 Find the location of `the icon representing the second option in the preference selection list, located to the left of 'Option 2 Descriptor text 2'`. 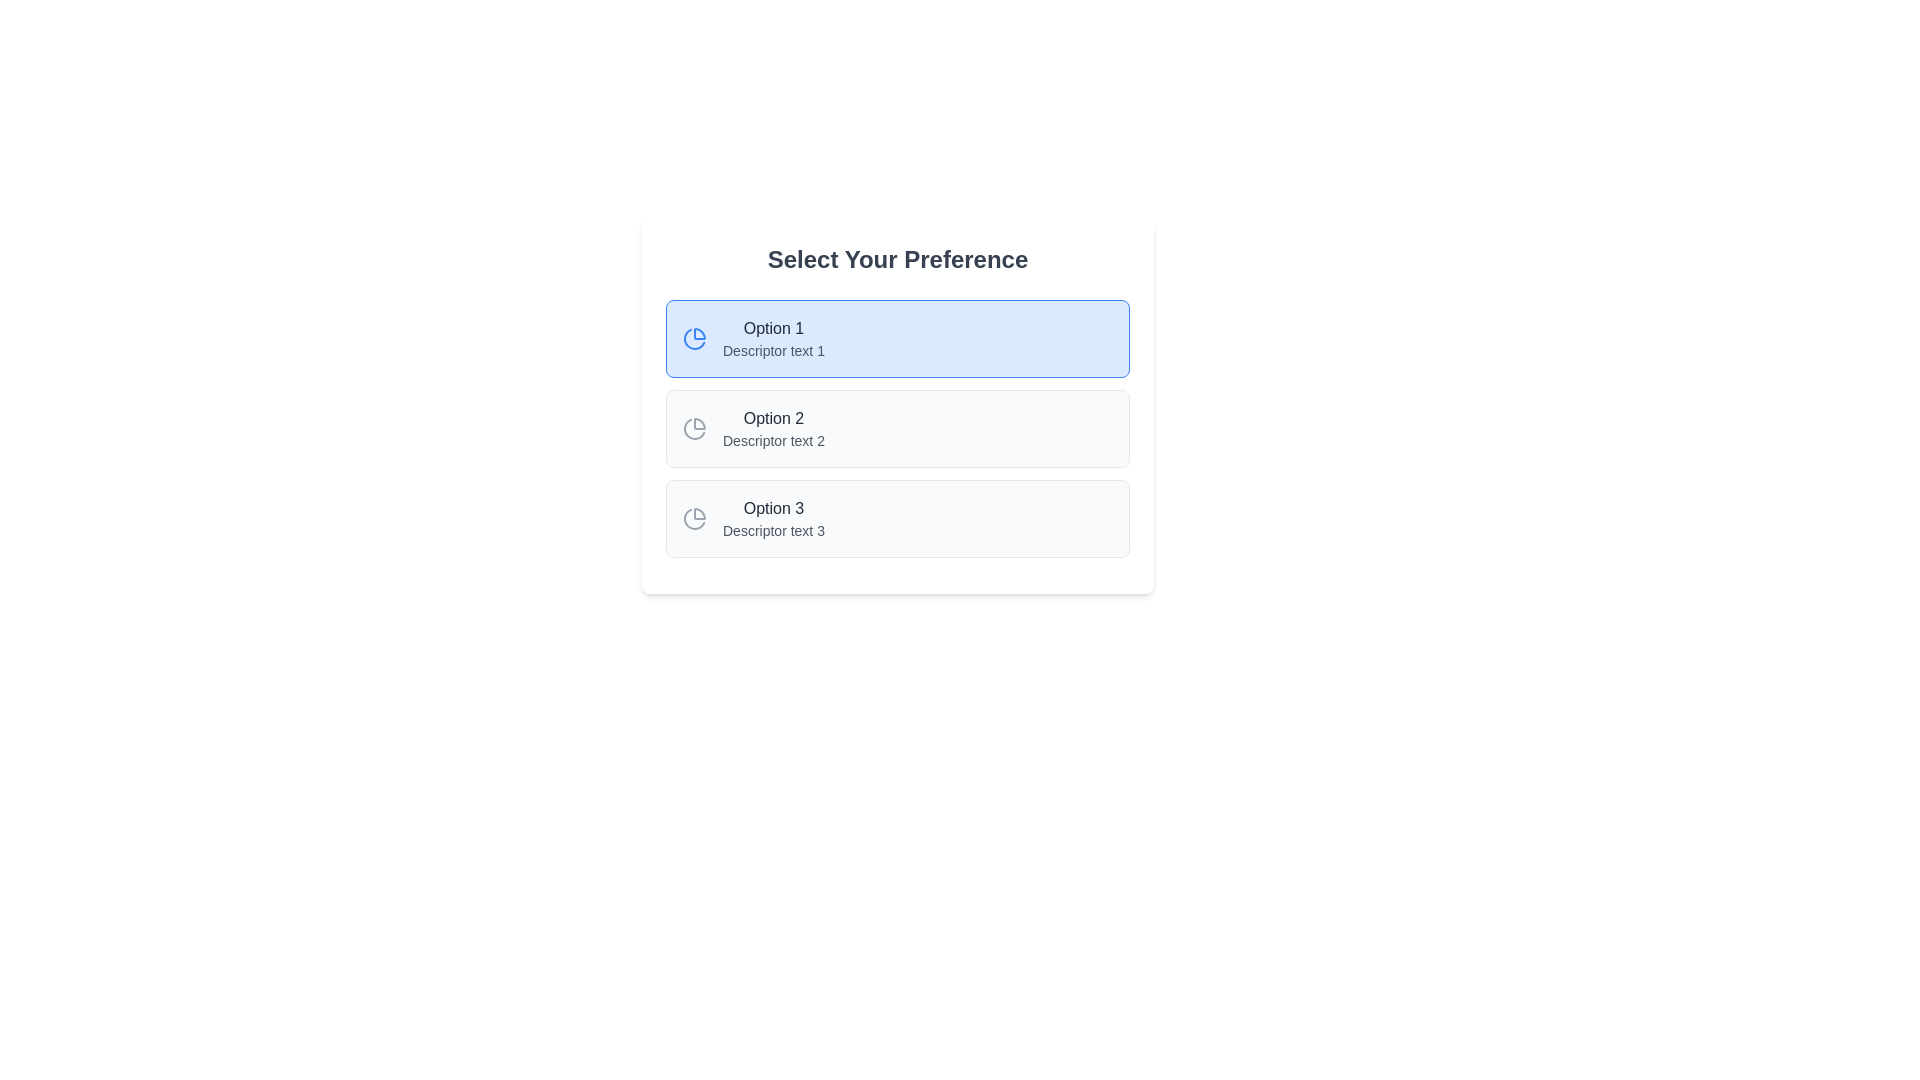

the icon representing the second option in the preference selection list, located to the left of 'Option 2 Descriptor text 2' is located at coordinates (695, 427).